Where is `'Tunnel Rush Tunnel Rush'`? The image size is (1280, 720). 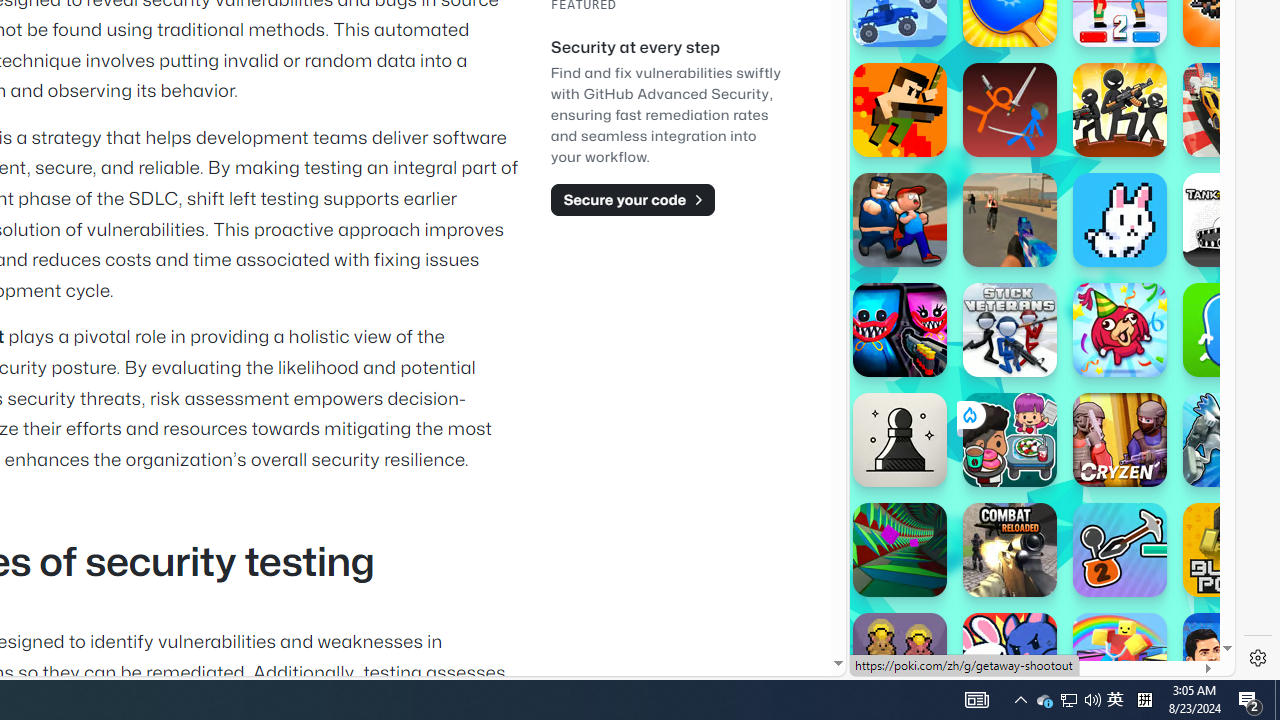 'Tunnel Rush Tunnel Rush' is located at coordinates (898, 550).